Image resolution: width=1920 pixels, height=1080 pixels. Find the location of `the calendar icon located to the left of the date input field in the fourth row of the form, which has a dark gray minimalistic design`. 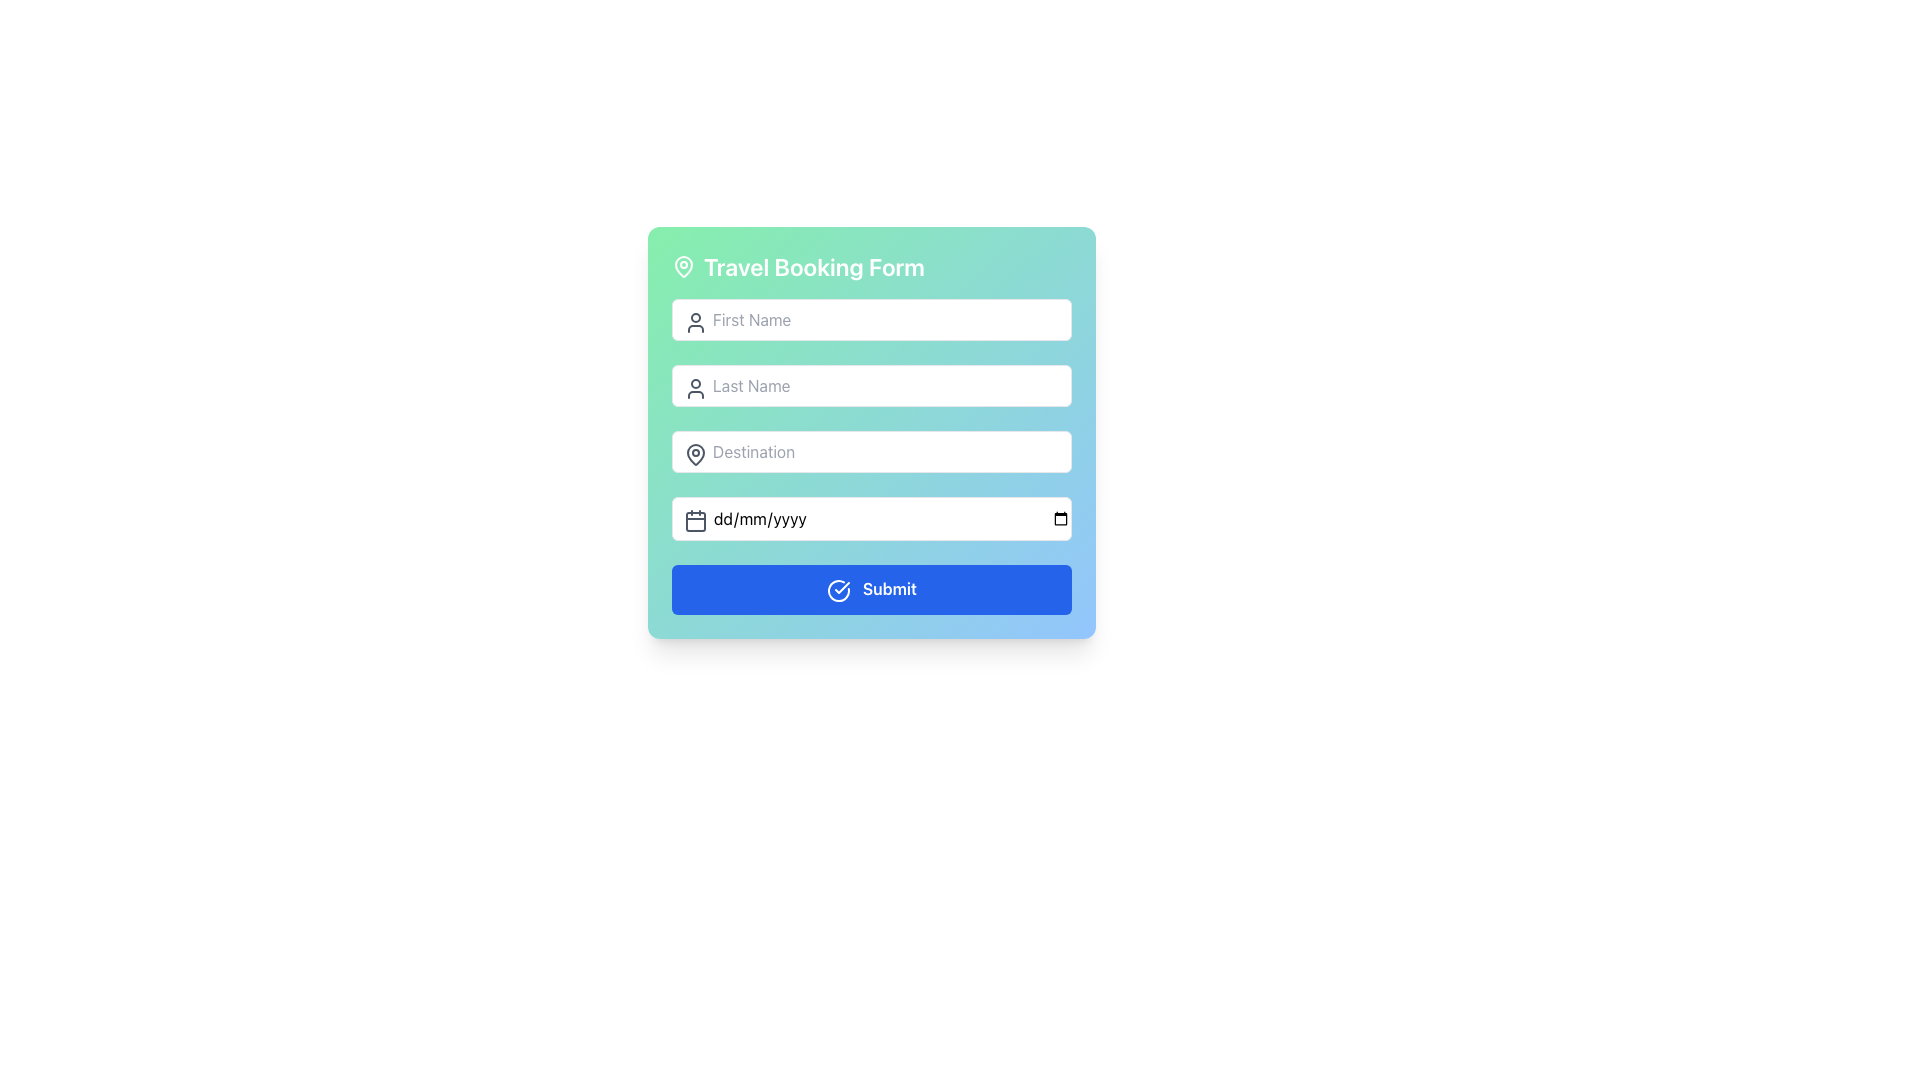

the calendar icon located to the left of the date input field in the fourth row of the form, which has a dark gray minimalistic design is located at coordinates (696, 519).